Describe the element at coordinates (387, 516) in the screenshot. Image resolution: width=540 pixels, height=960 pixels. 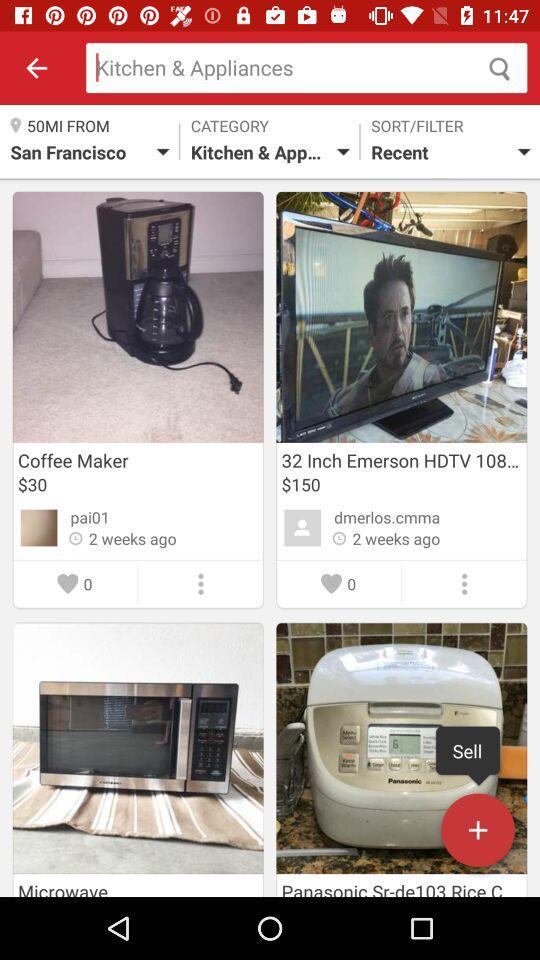
I see `dmerlos.cmma item` at that location.